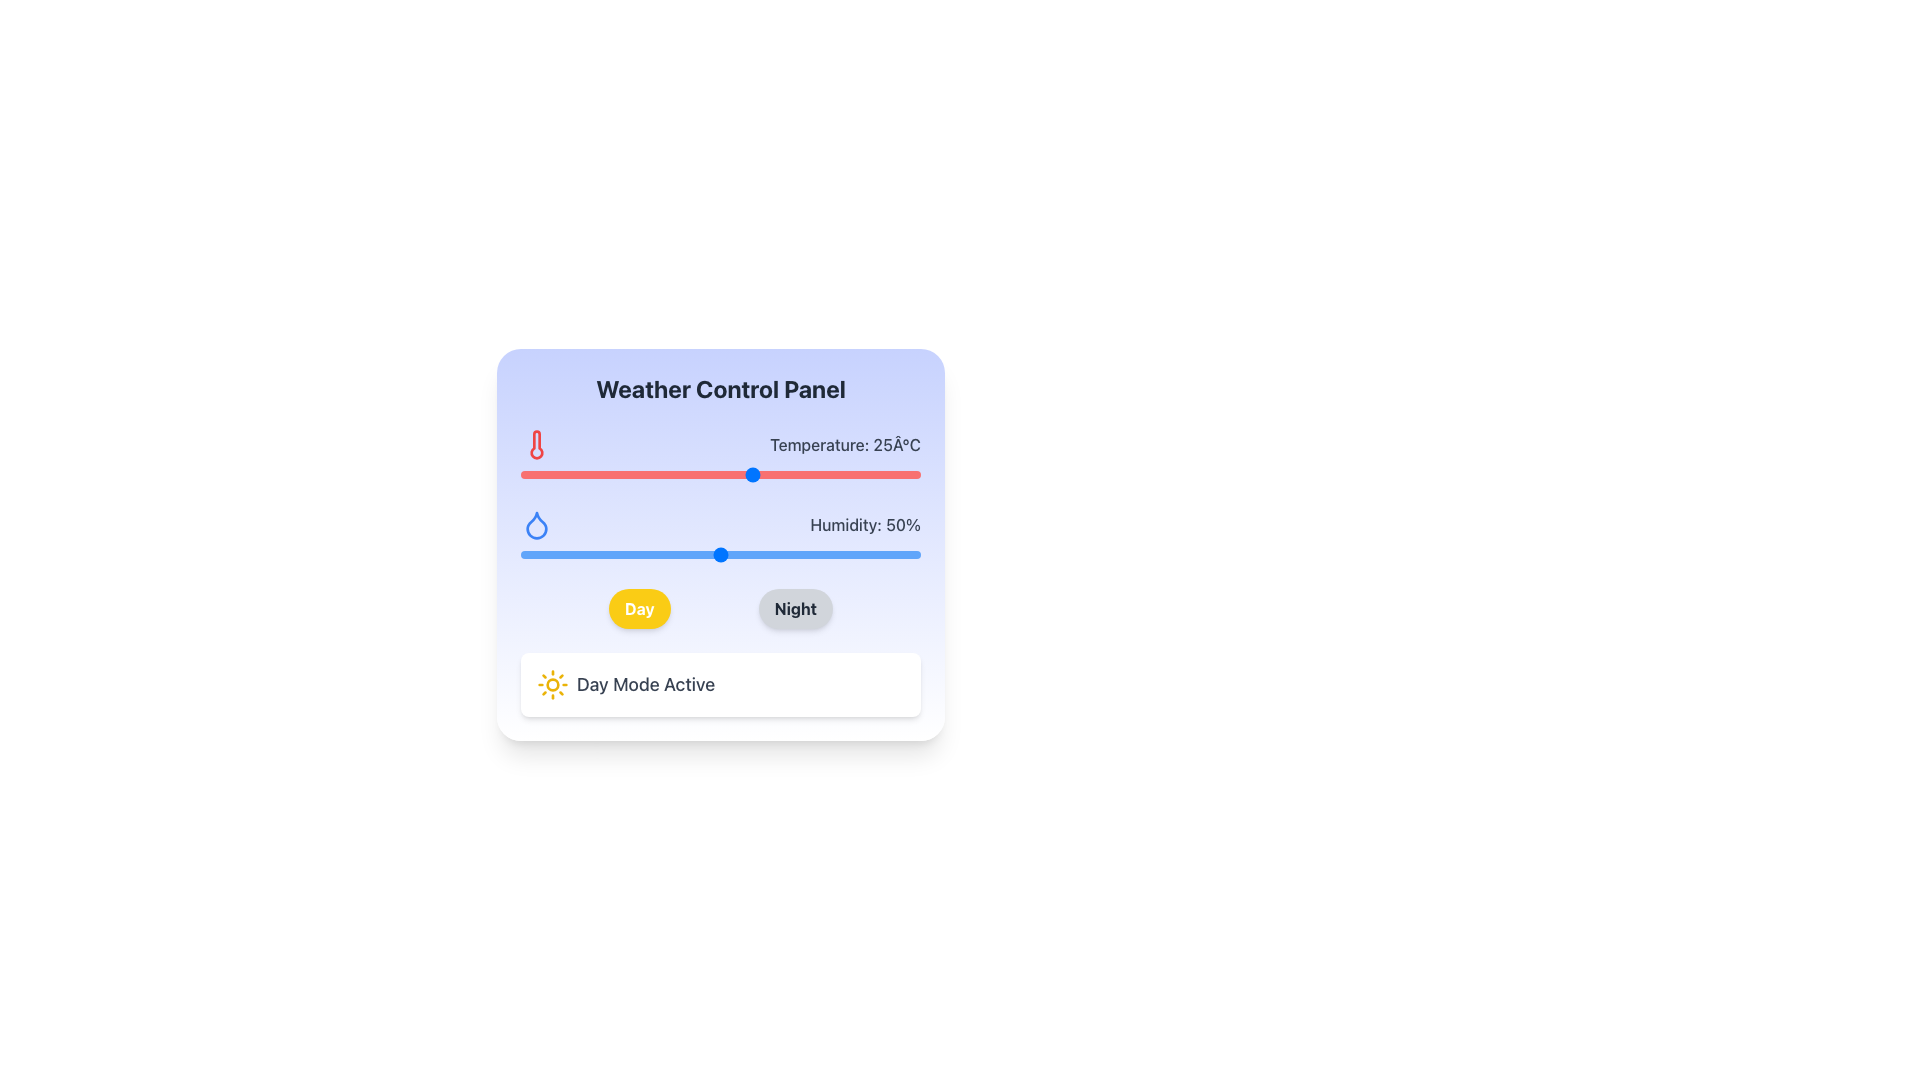  I want to click on the red thermometer icon located in the upper section of the weather control panel, which is to the left of the 'Temperature: 25°C' text, so click(537, 443).